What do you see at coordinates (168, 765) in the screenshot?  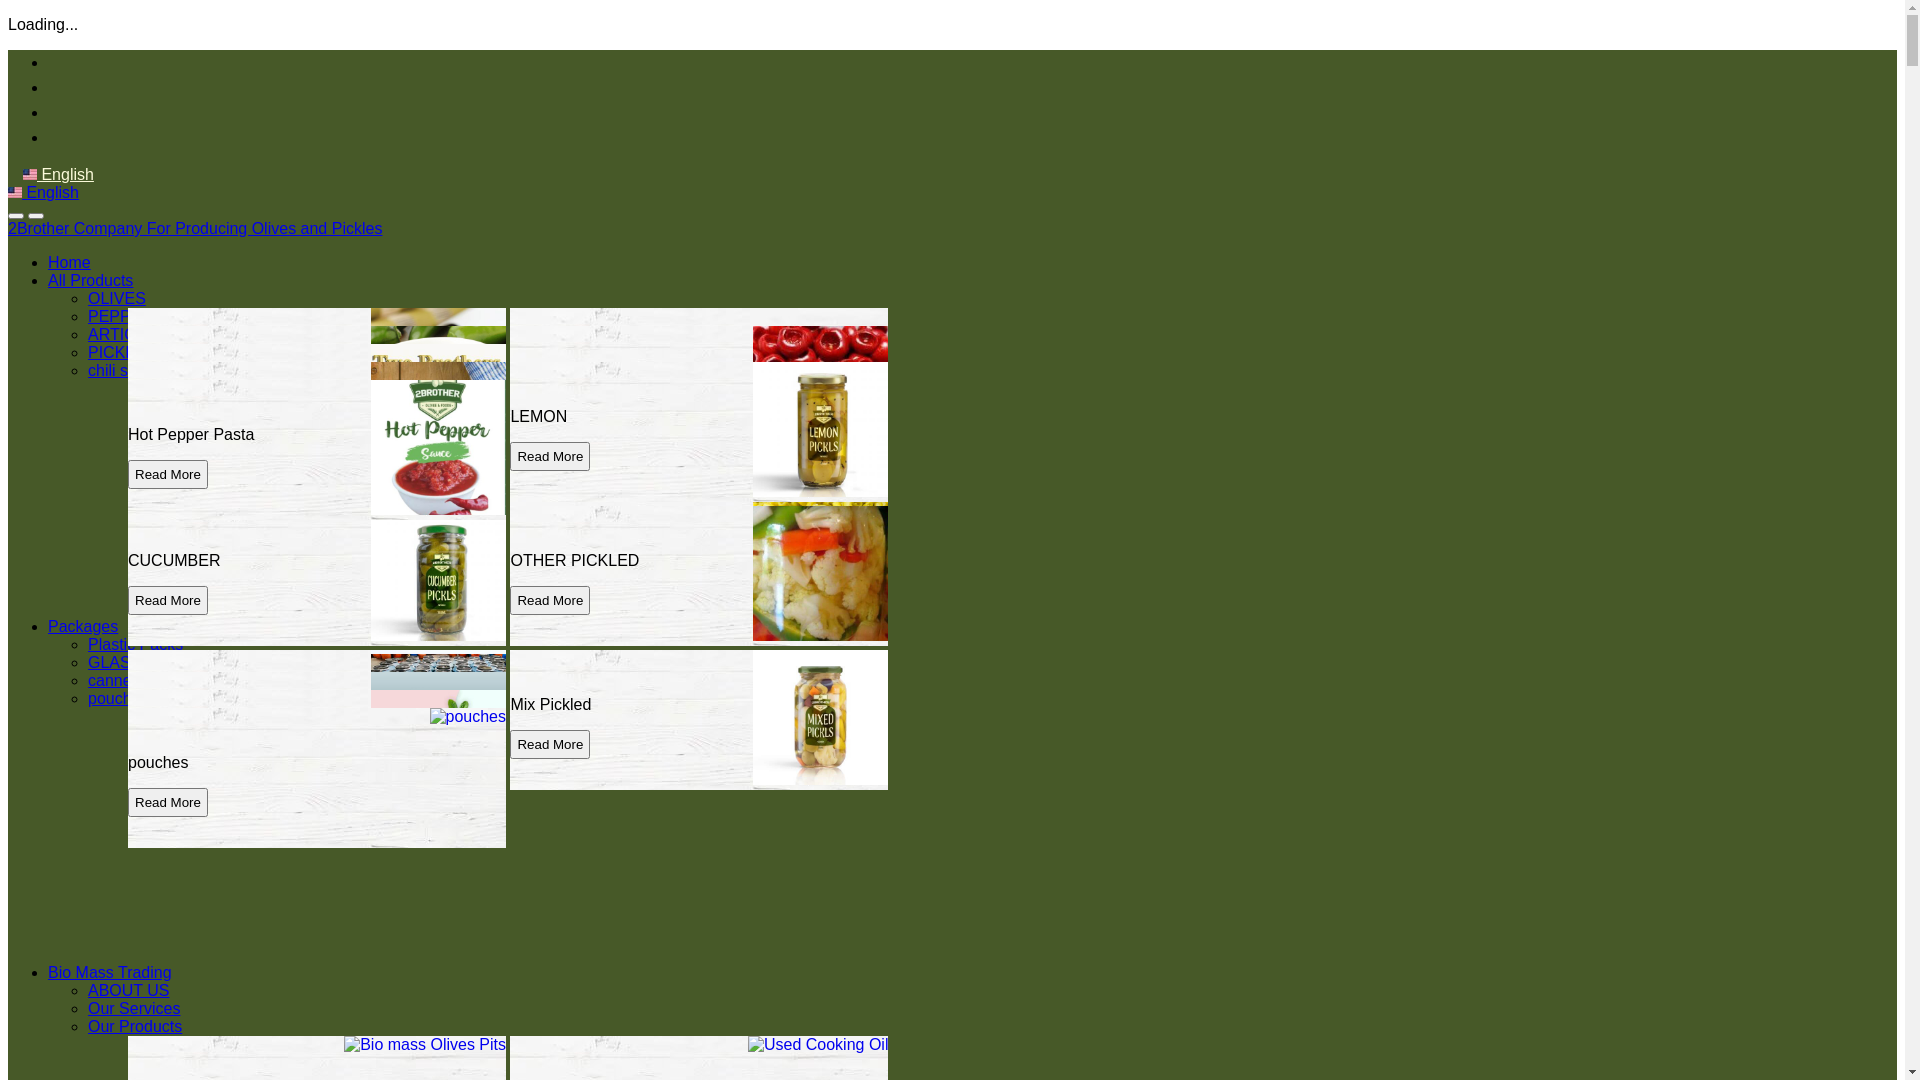 I see `'Read More'` at bounding box center [168, 765].